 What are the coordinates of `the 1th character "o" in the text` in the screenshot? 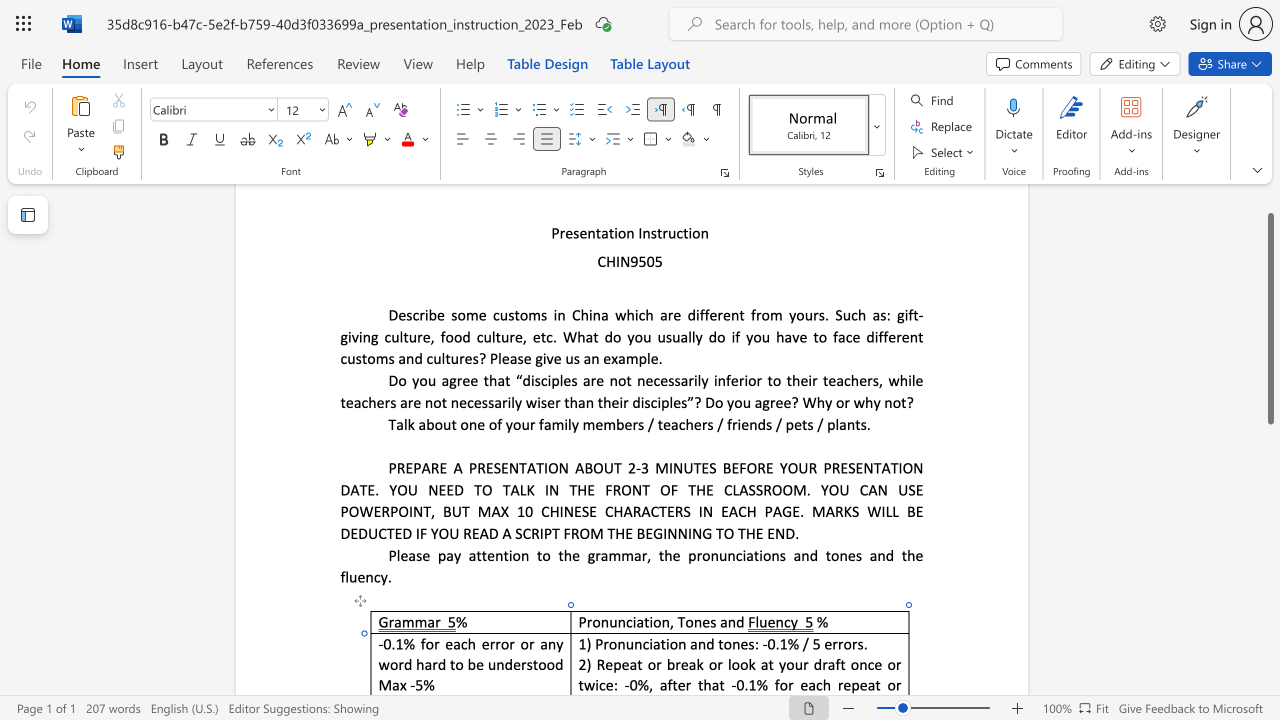 It's located at (428, 644).